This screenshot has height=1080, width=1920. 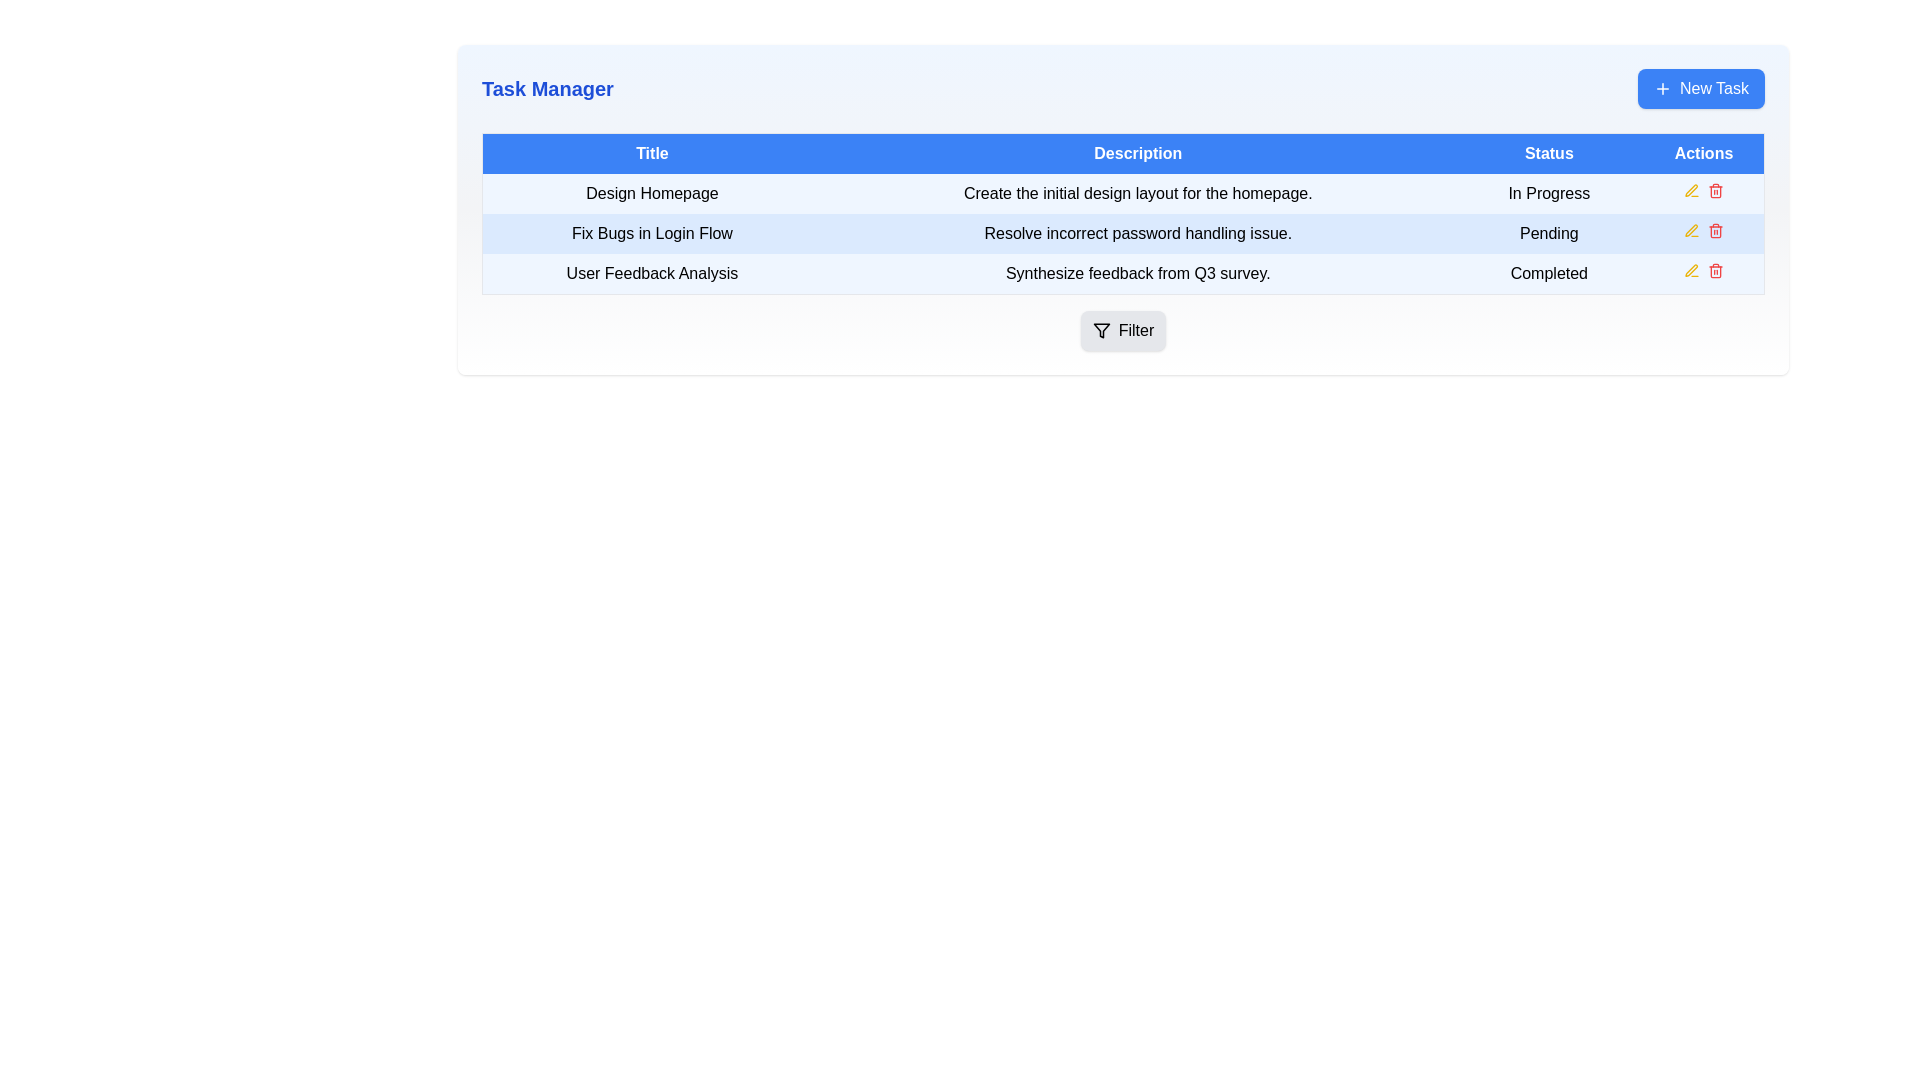 I want to click on the 'Task Manager' text label displayed in bold, extra-large blue font located in the header section, so click(x=547, y=87).